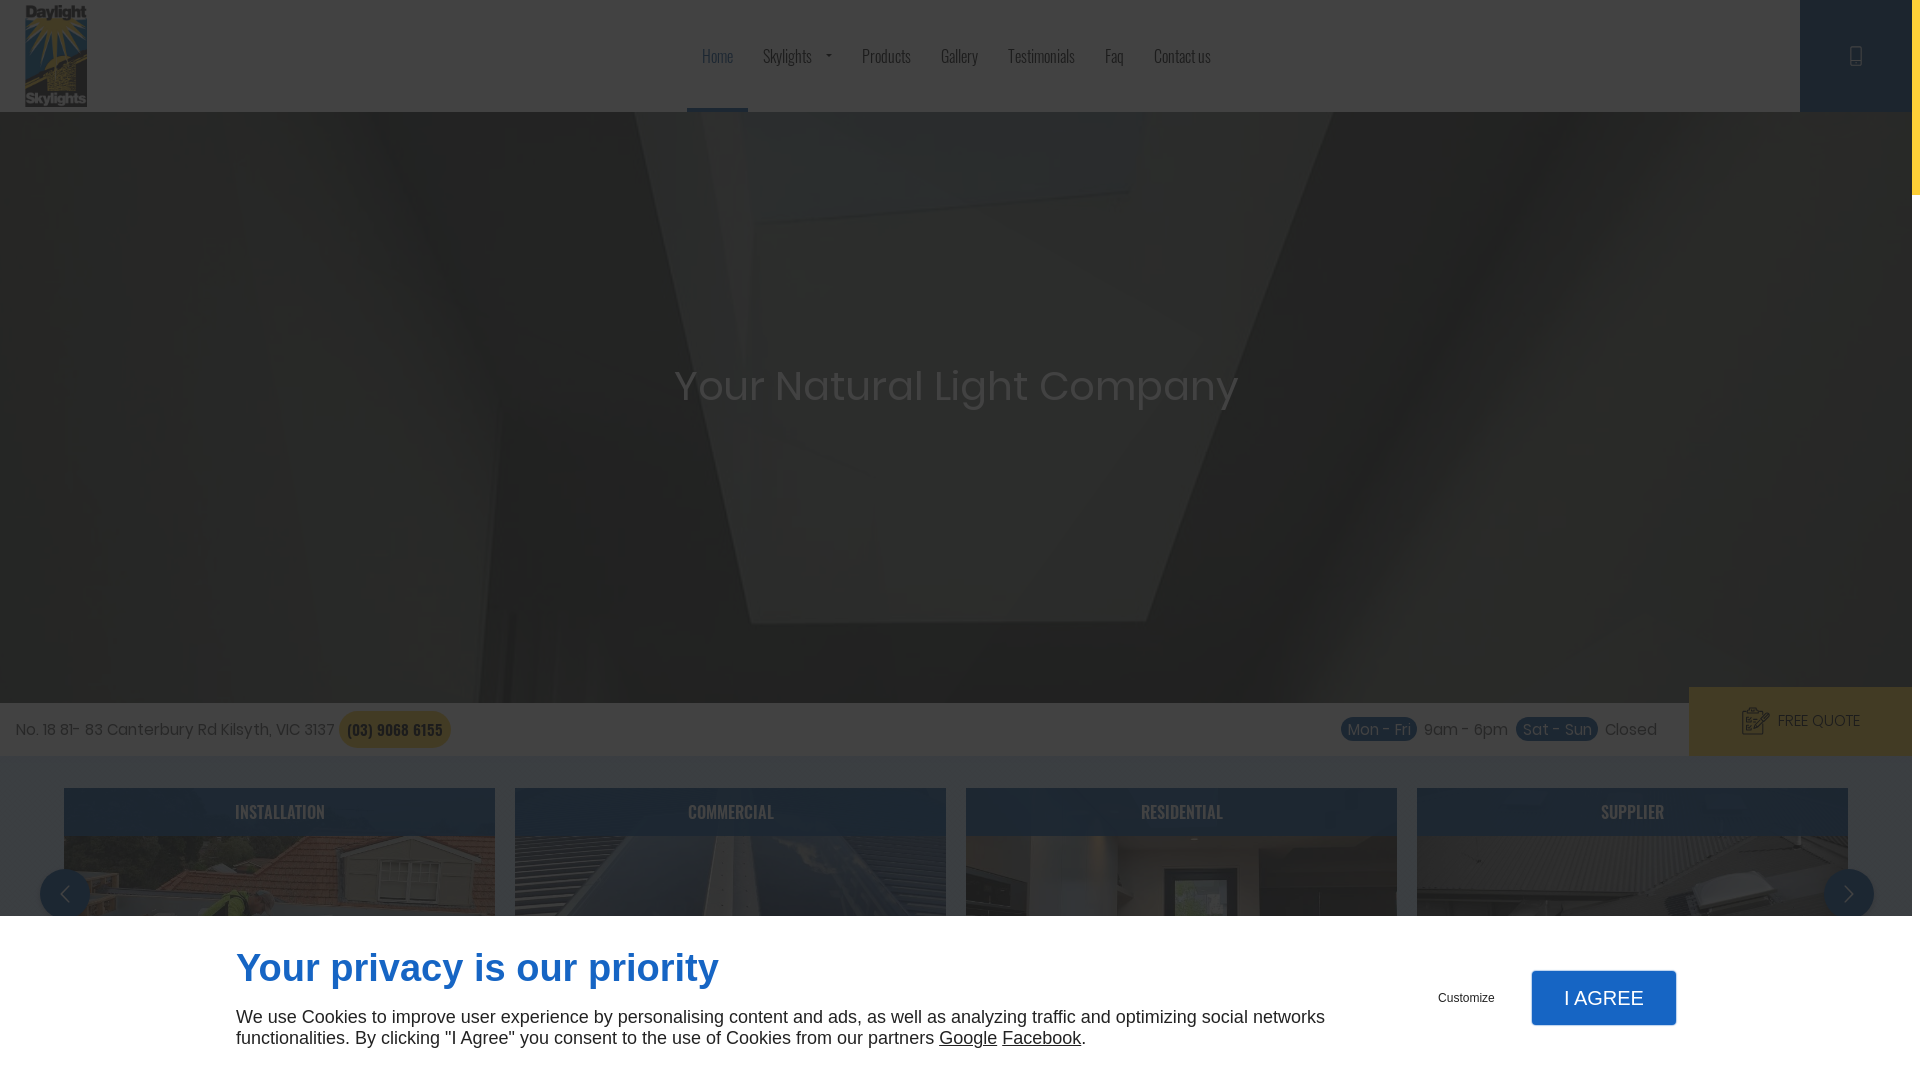 The height and width of the screenshot is (1080, 1920). What do you see at coordinates (1040, 1036) in the screenshot?
I see `'Facebook'` at bounding box center [1040, 1036].